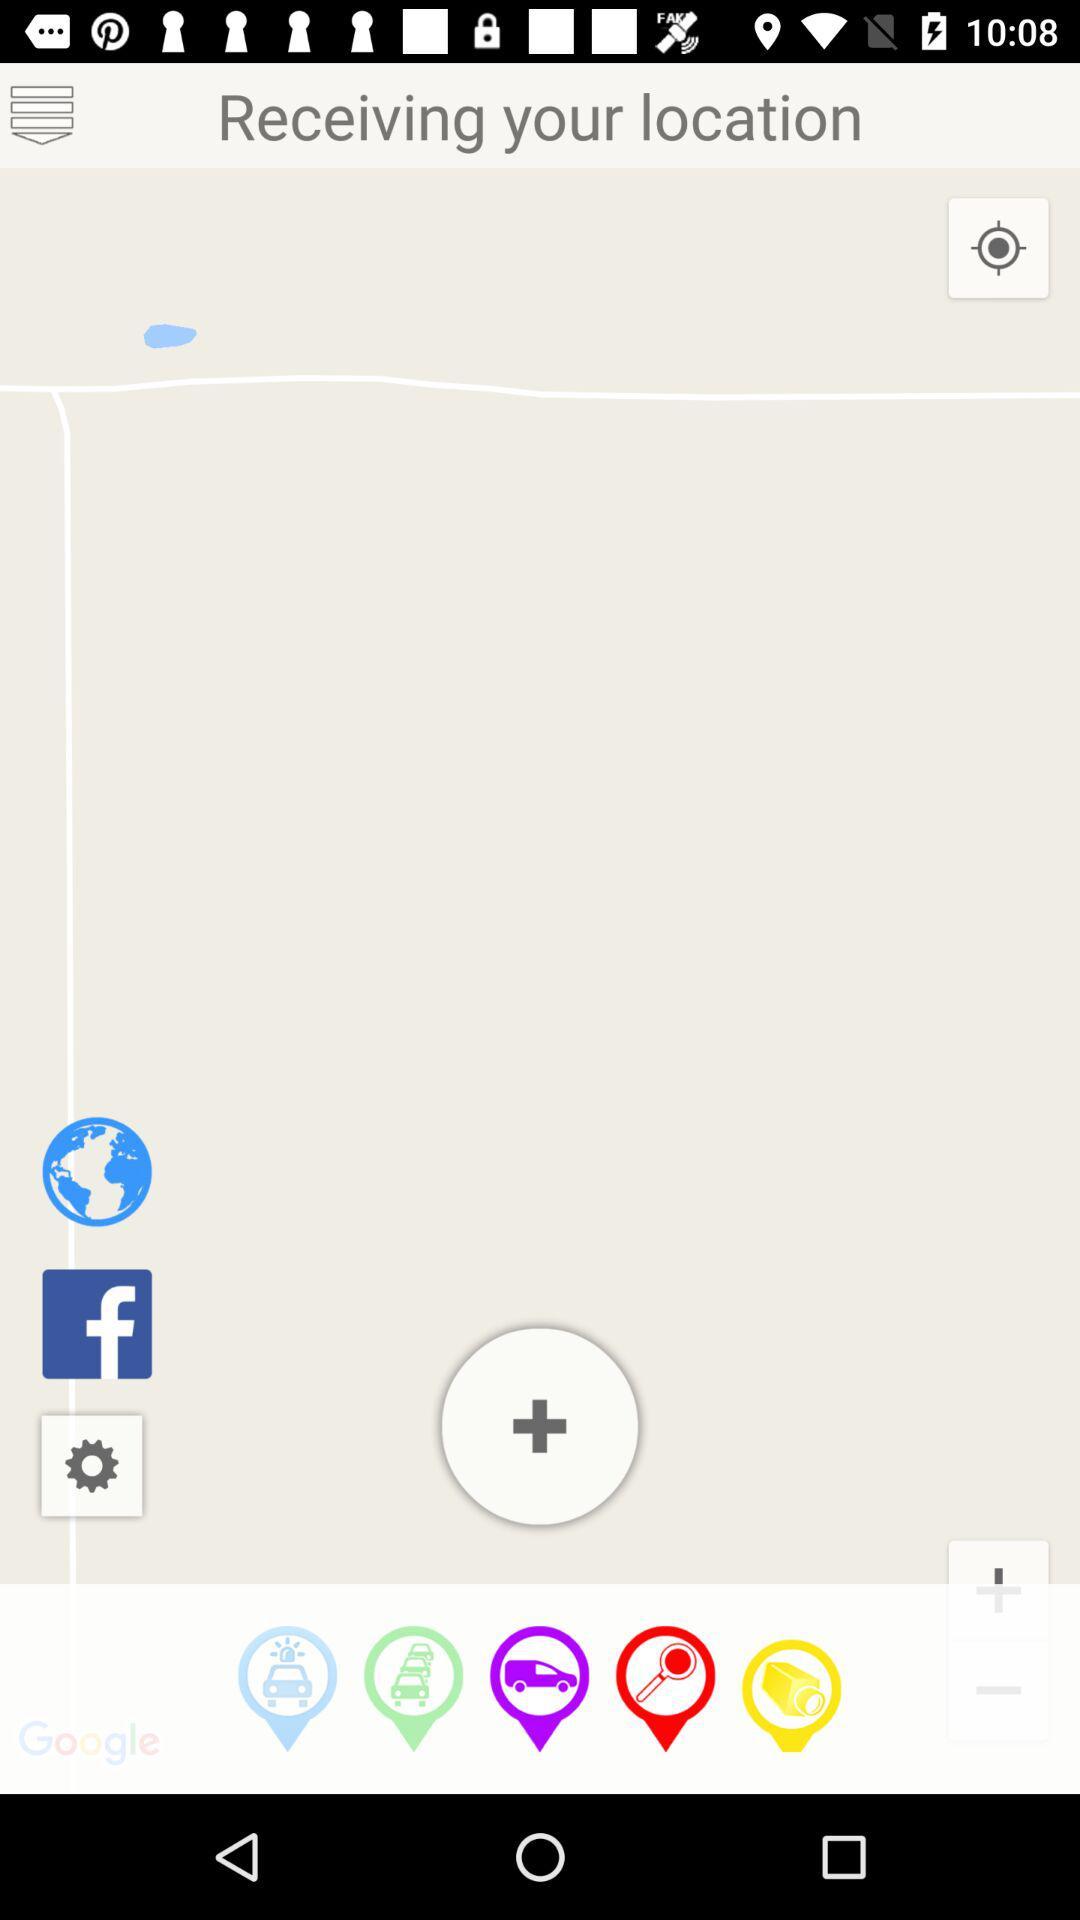 The image size is (1080, 1920). Describe the element at coordinates (790, 1688) in the screenshot. I see `take picture` at that location.